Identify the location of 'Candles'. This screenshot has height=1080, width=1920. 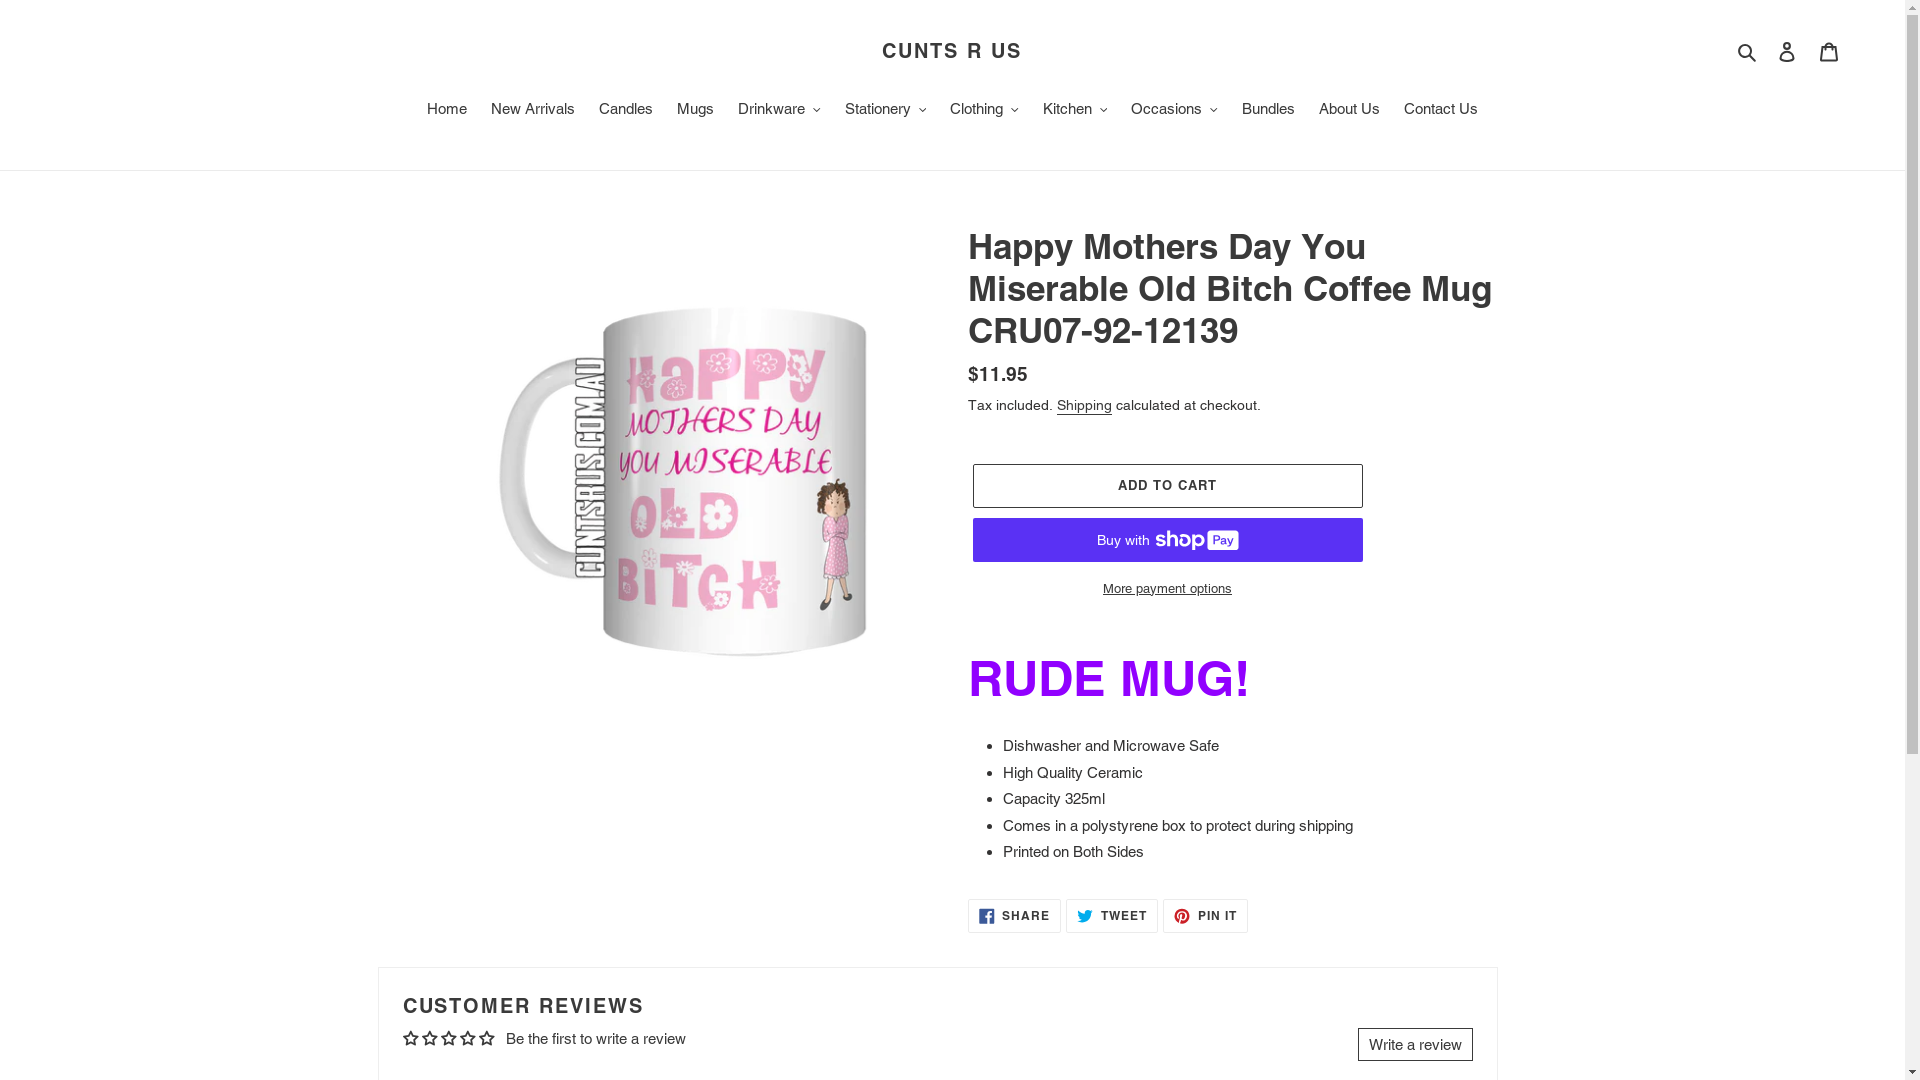
(624, 111).